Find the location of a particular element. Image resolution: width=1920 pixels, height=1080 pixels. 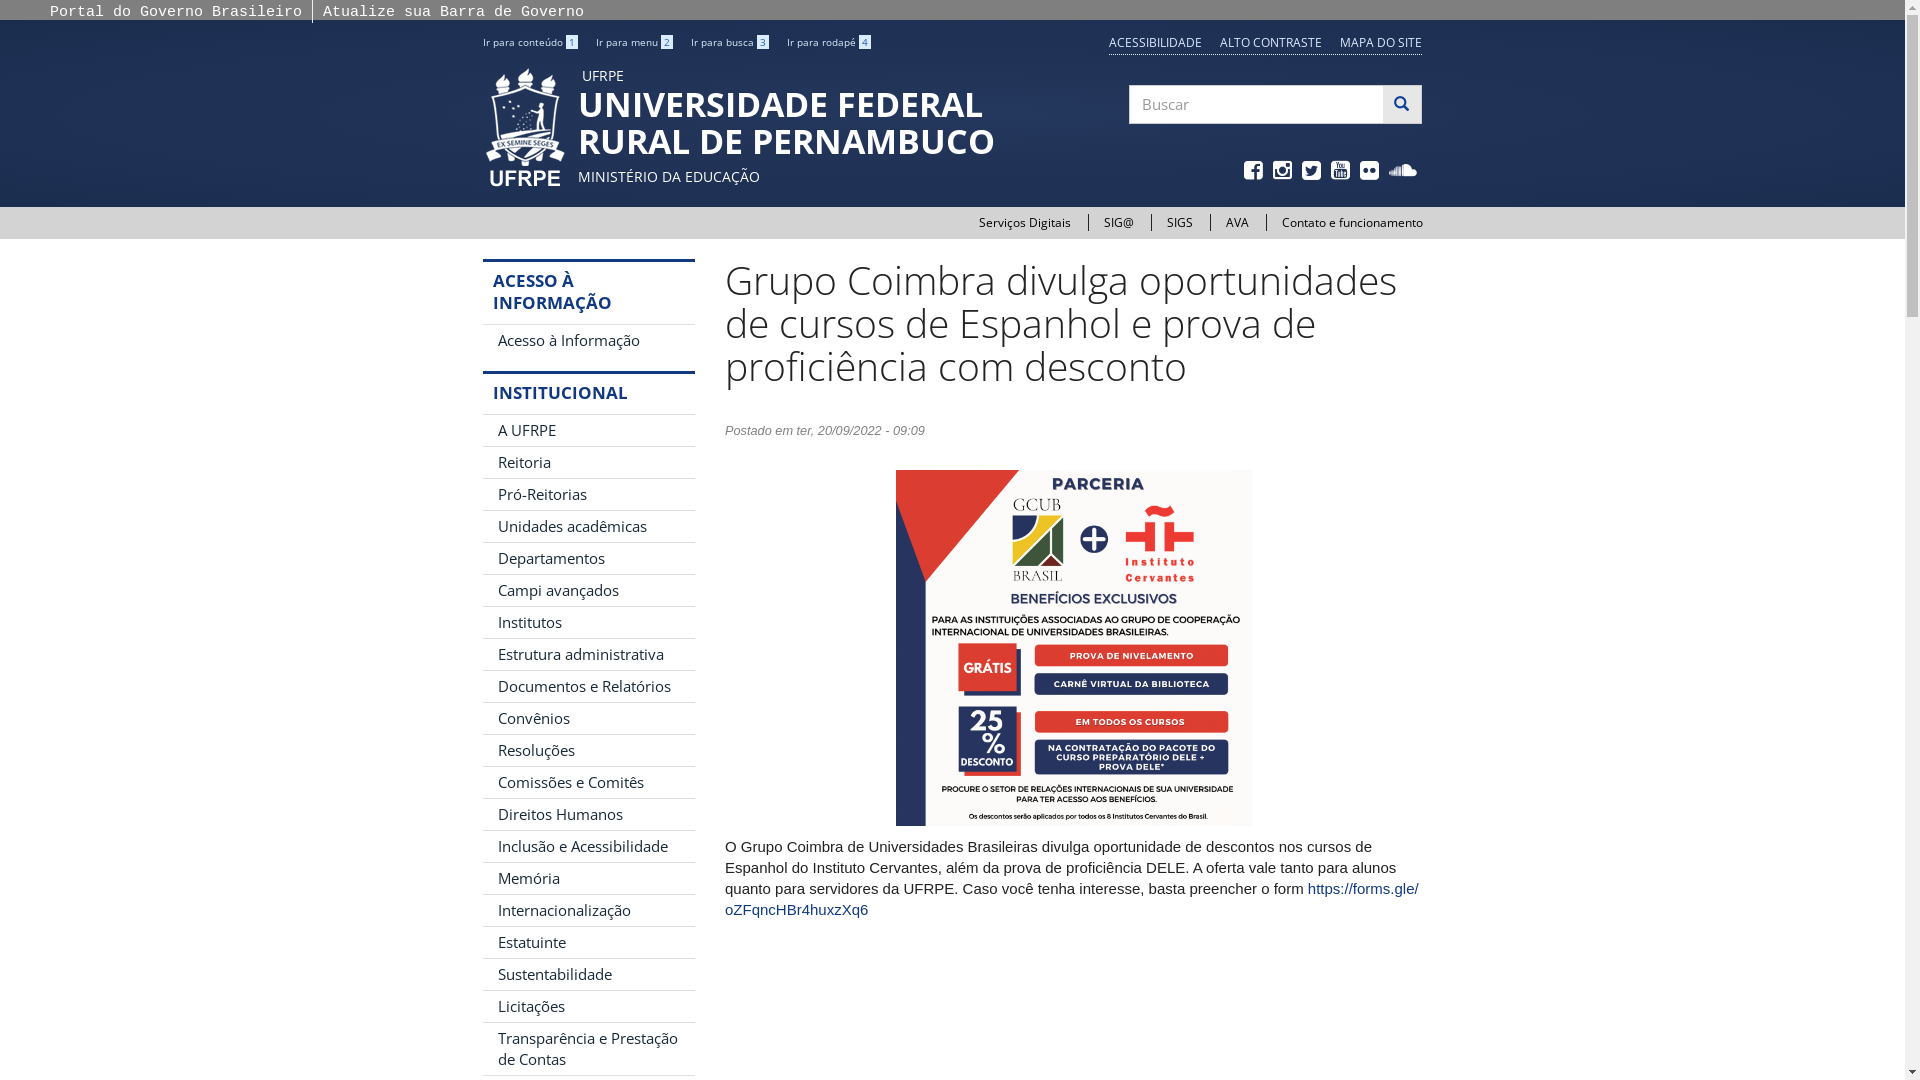

'SIG@' is located at coordinates (1103, 222).